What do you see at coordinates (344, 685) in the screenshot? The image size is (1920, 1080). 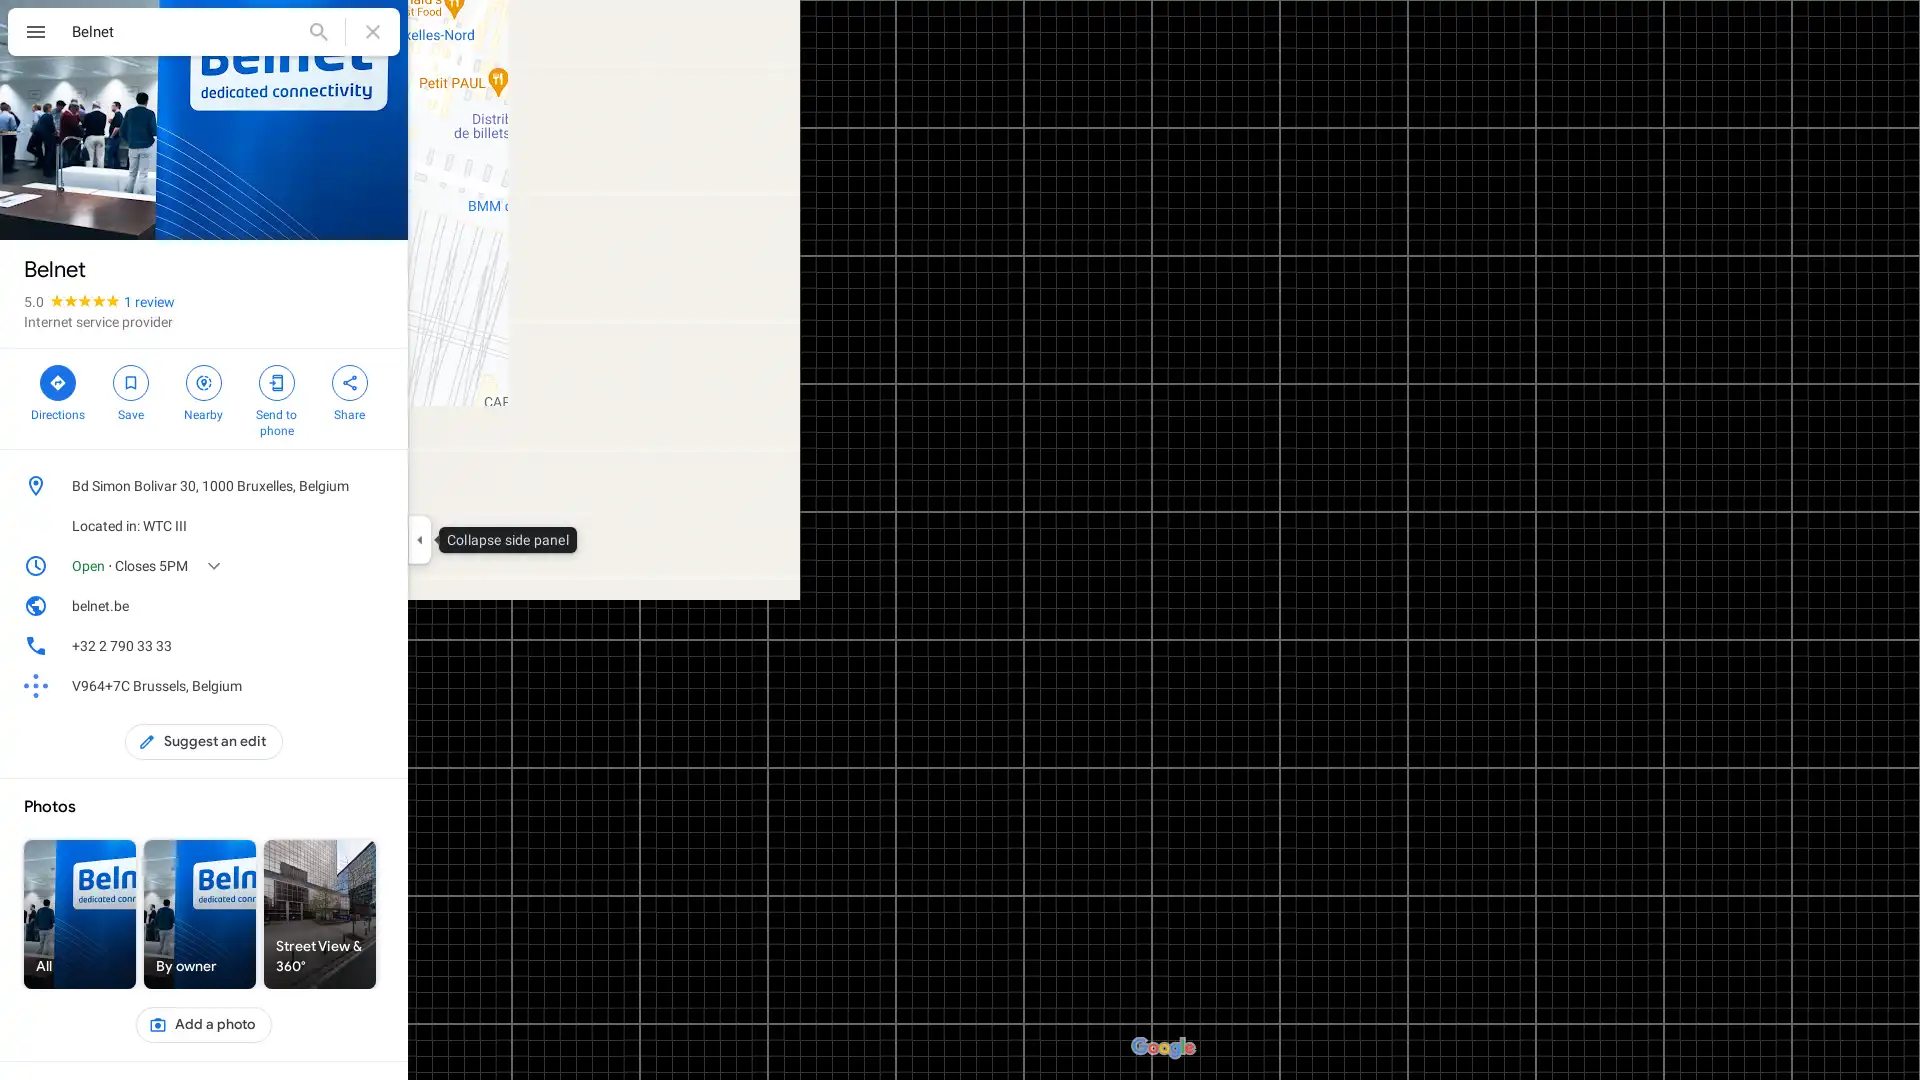 I see `Copy plus code` at bounding box center [344, 685].